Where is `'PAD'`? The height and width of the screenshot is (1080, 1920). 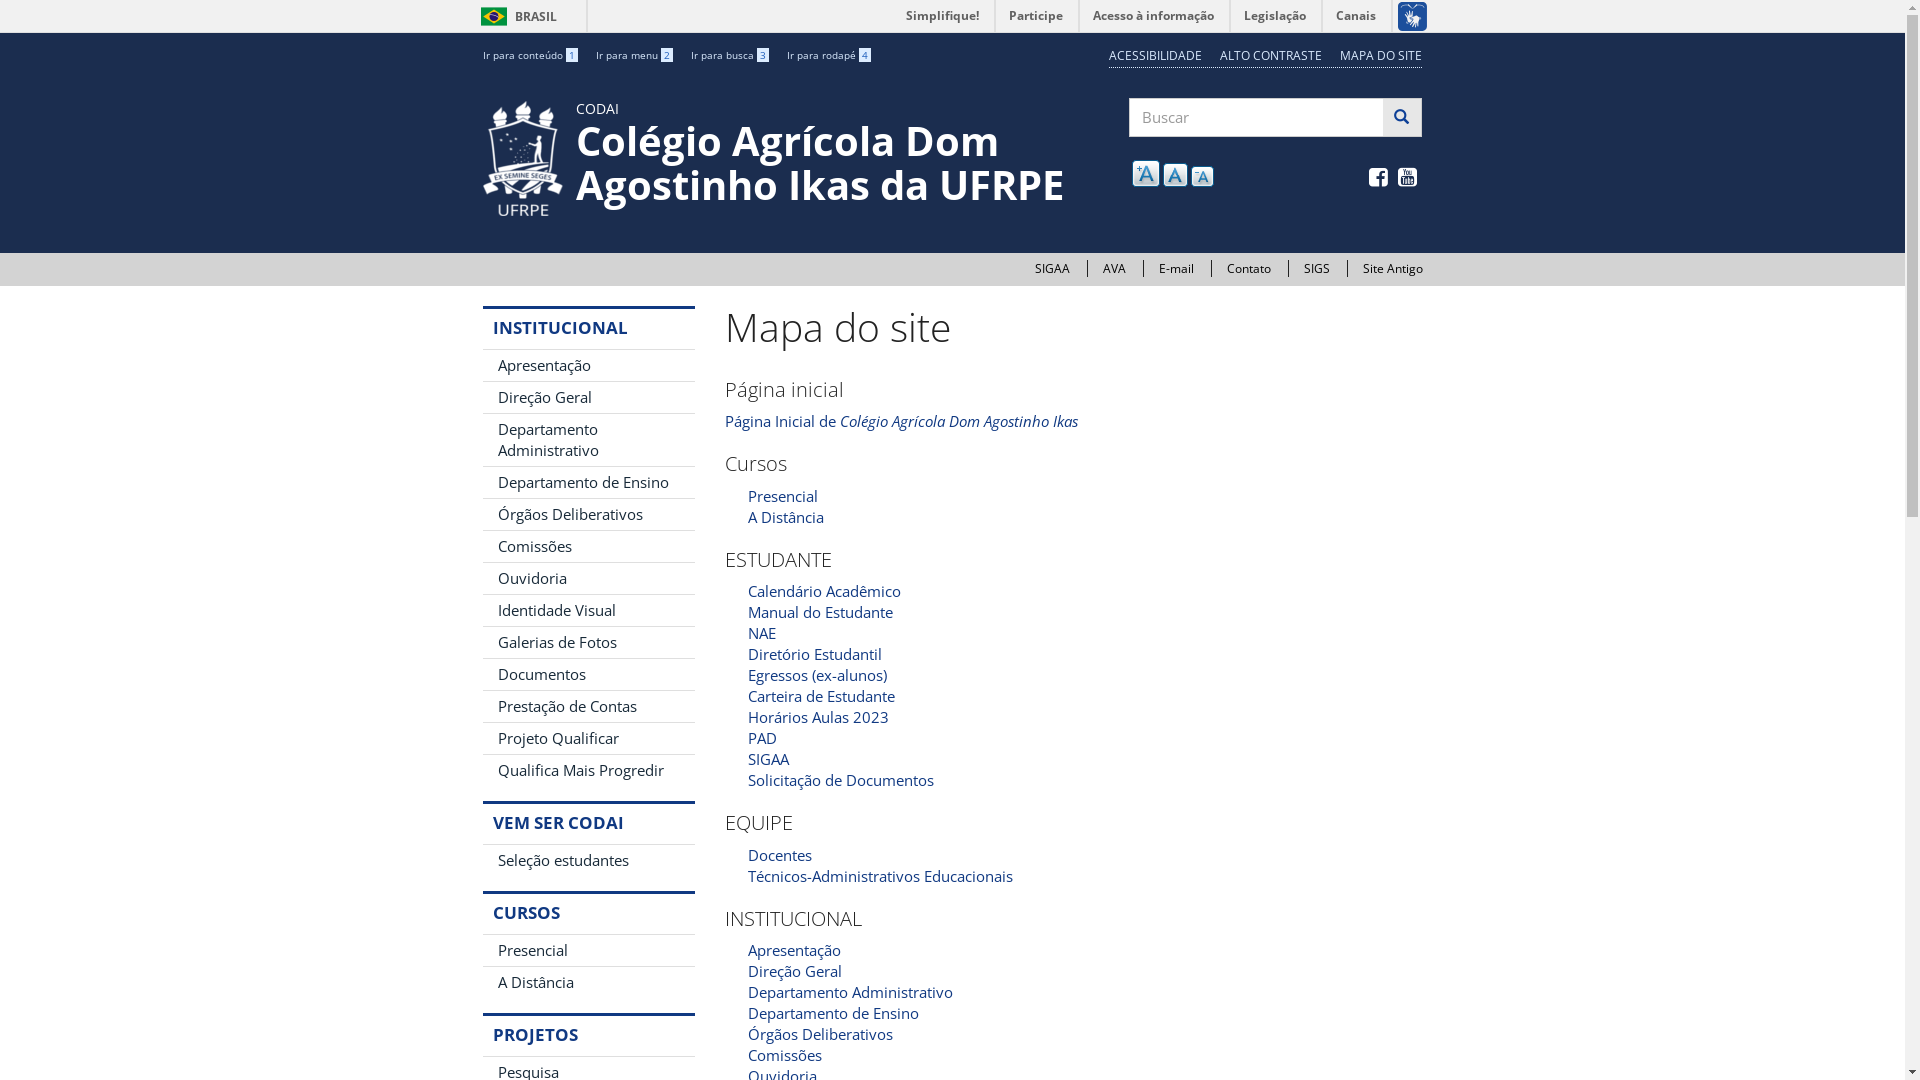
'PAD' is located at coordinates (747, 737).